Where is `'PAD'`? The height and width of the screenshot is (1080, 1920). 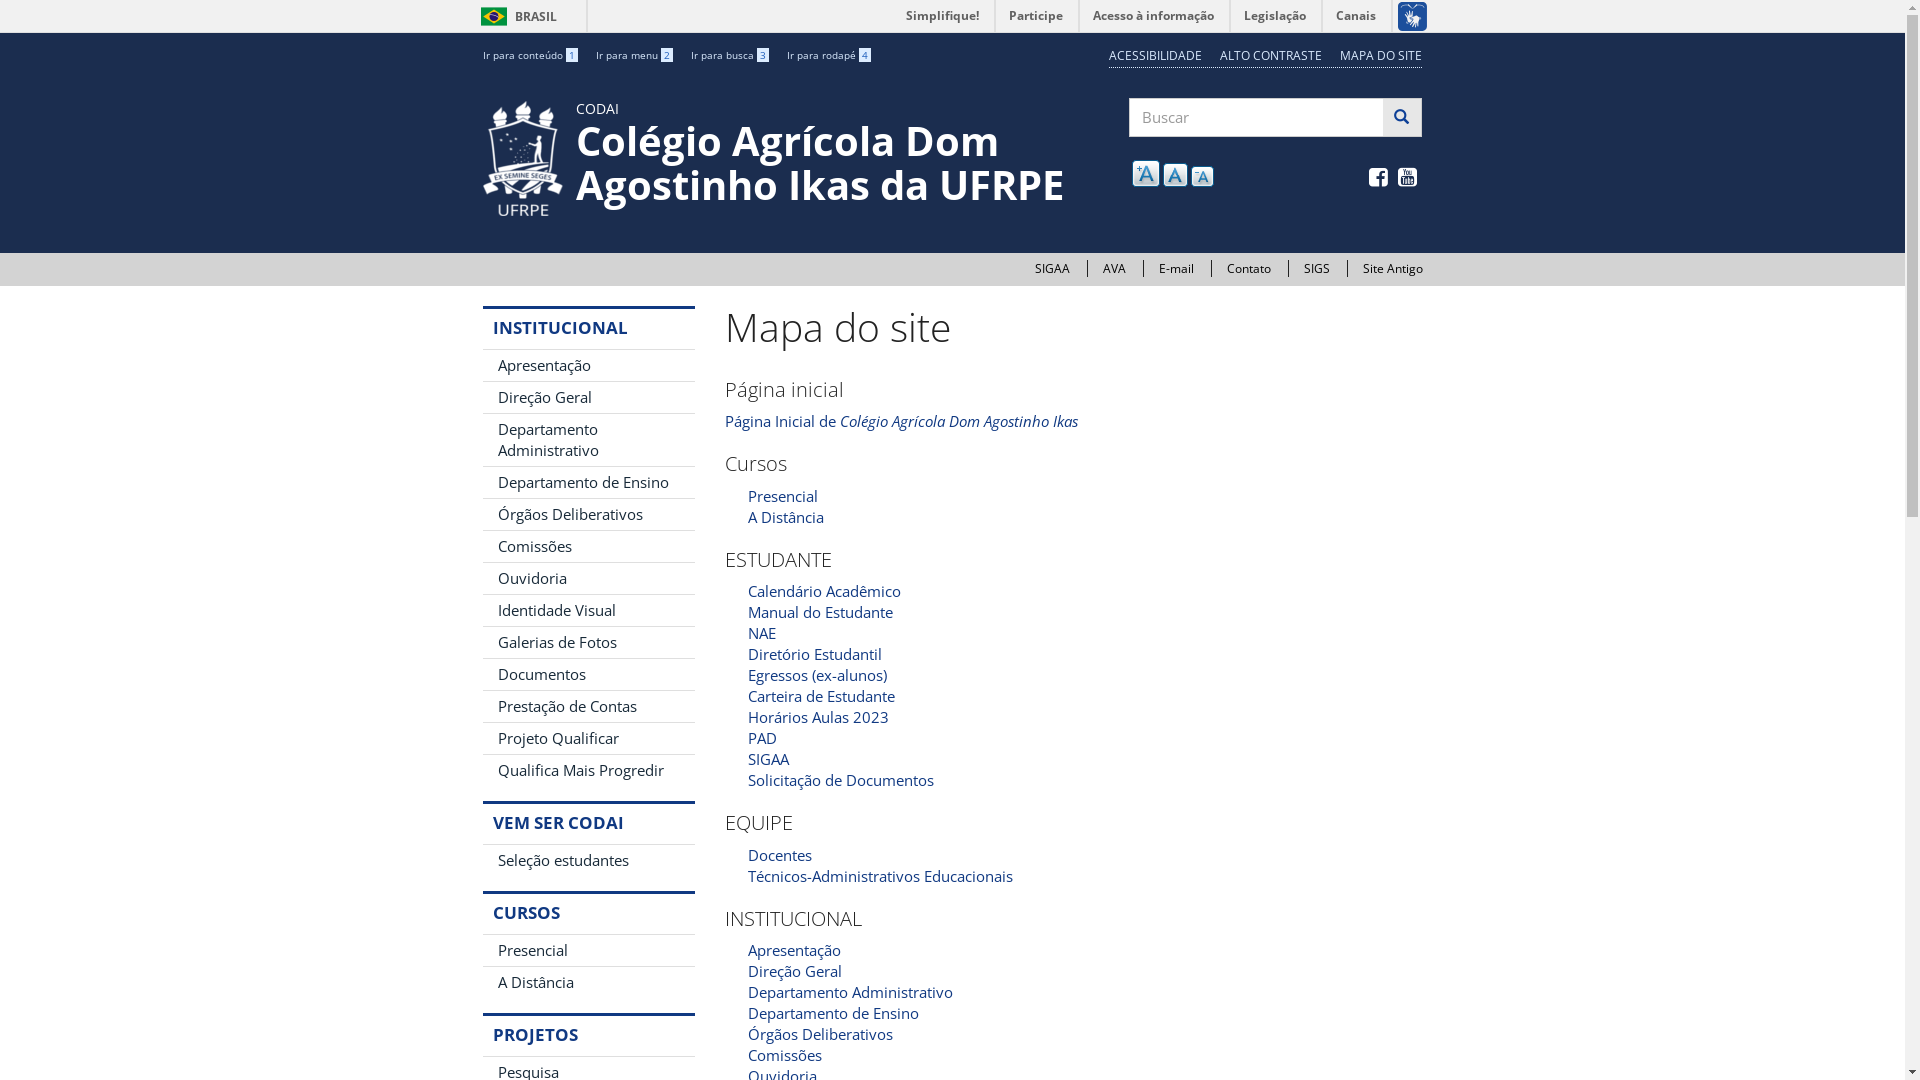
'PAD' is located at coordinates (747, 737).